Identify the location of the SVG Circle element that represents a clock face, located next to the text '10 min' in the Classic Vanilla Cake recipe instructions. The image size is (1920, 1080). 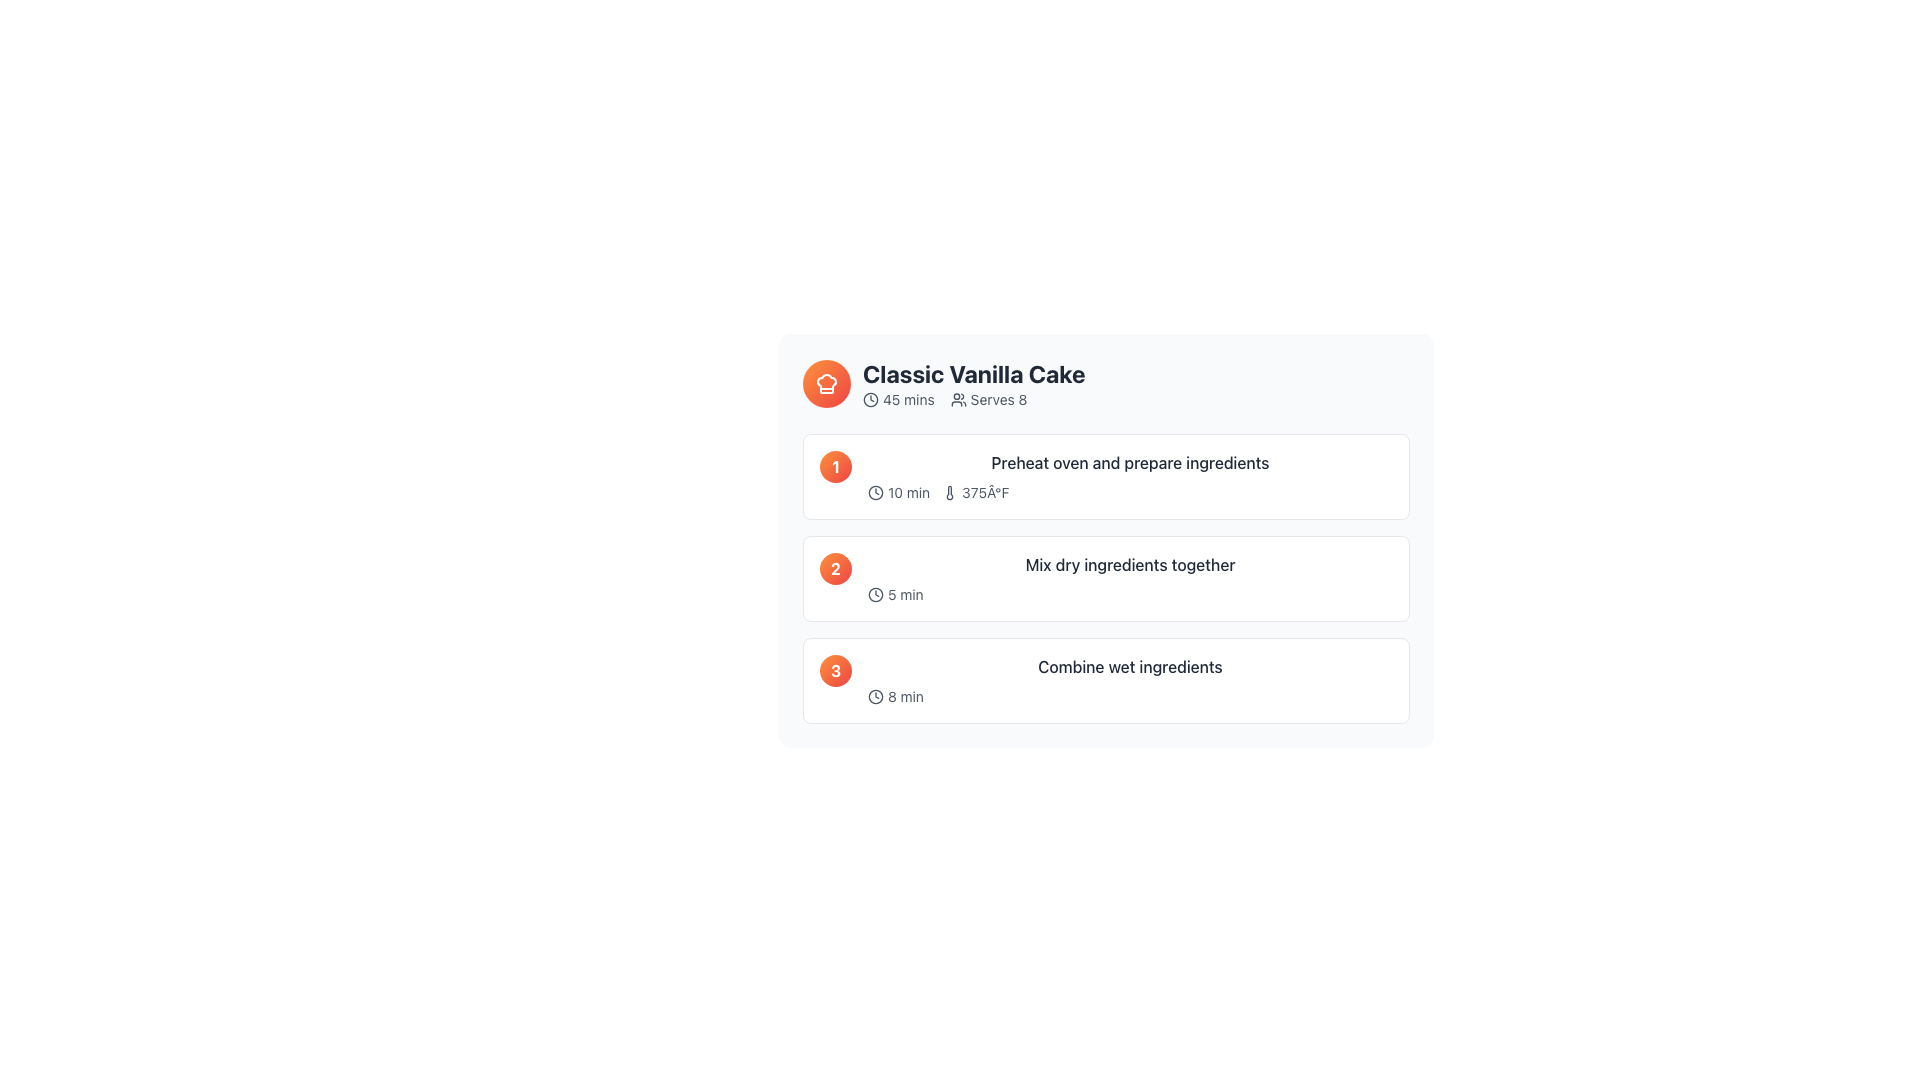
(870, 400).